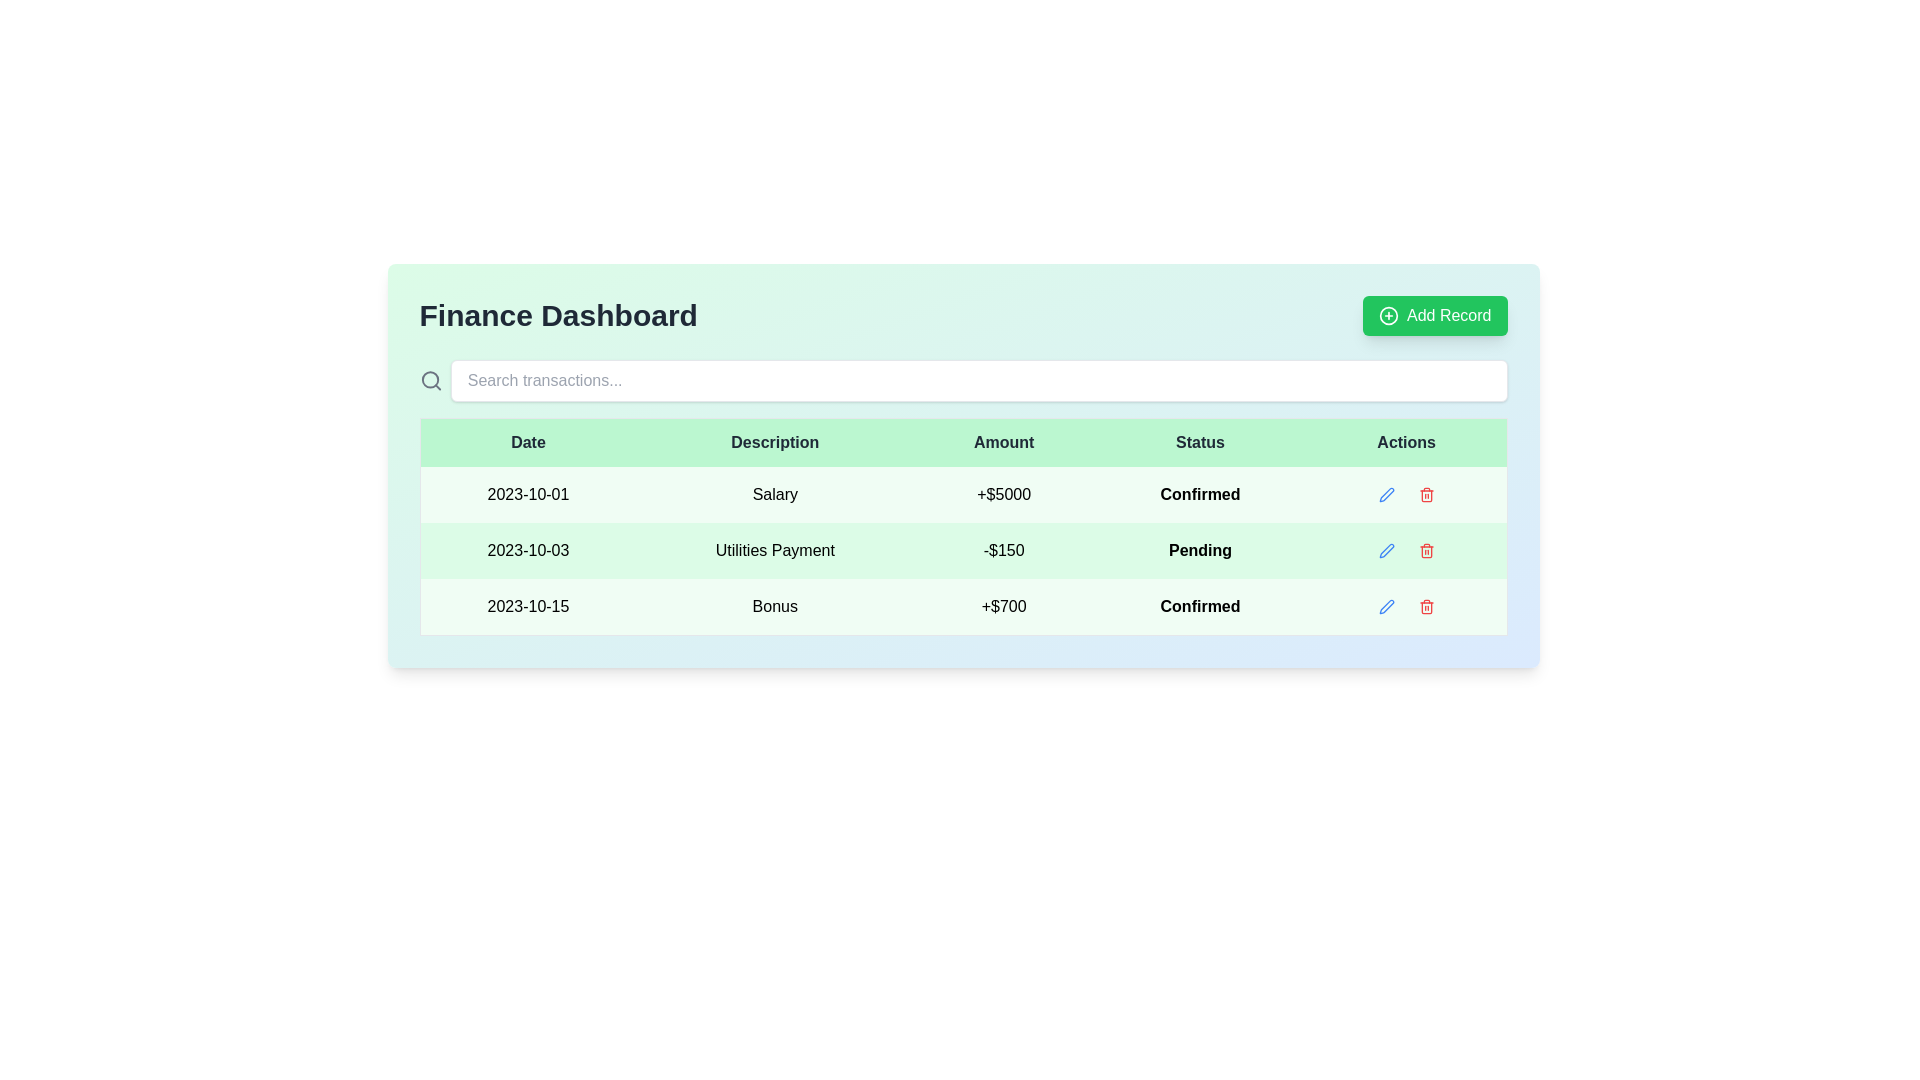 The image size is (1920, 1080). Describe the element at coordinates (1405, 441) in the screenshot. I see `the bold text label stating 'Actions' in black, which is positioned within a green header row as the rightmost element above an action-related column` at that location.